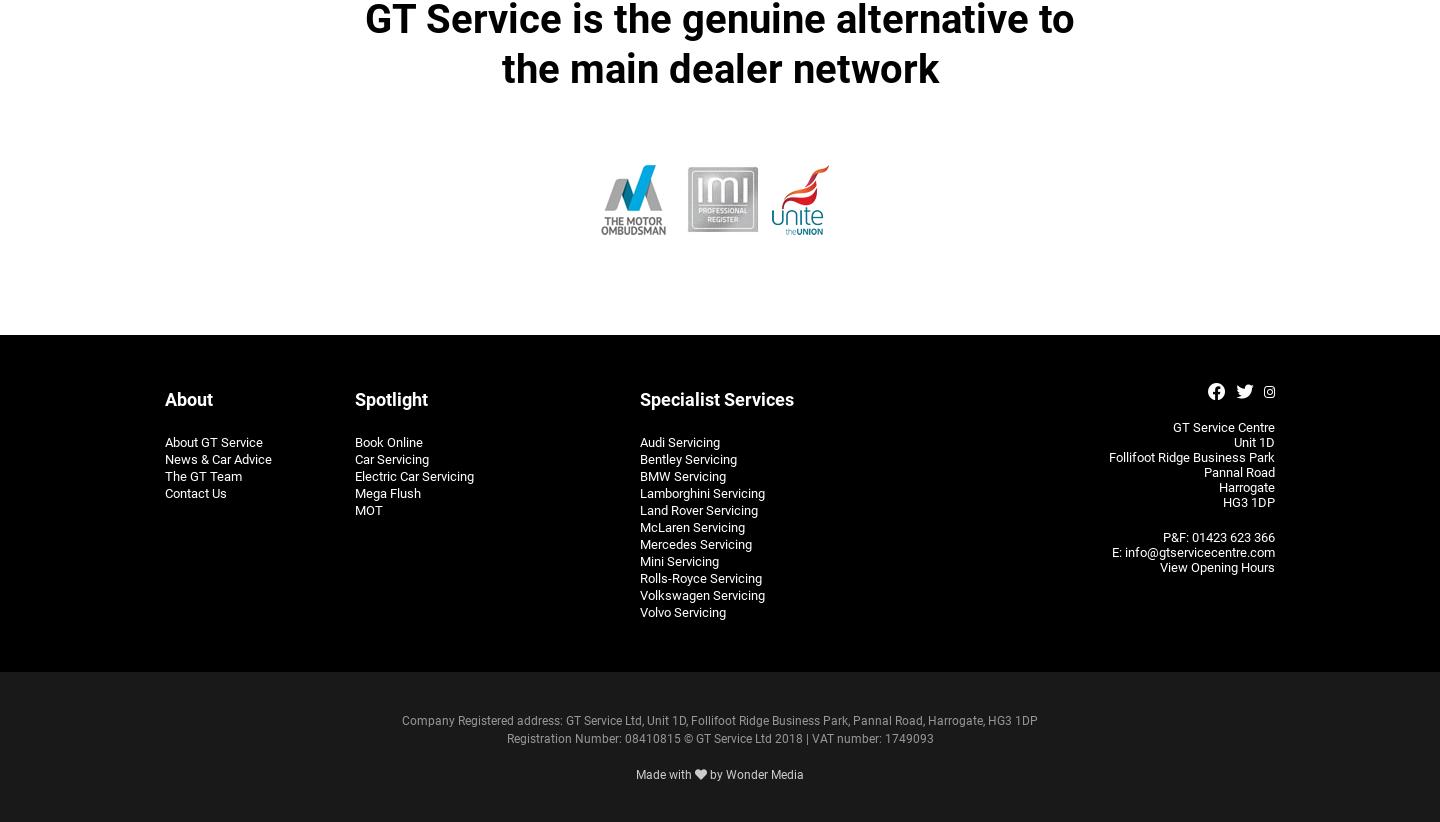 Image resolution: width=1440 pixels, height=822 pixels. I want to click on 'Unit 1D', so click(1253, 440).